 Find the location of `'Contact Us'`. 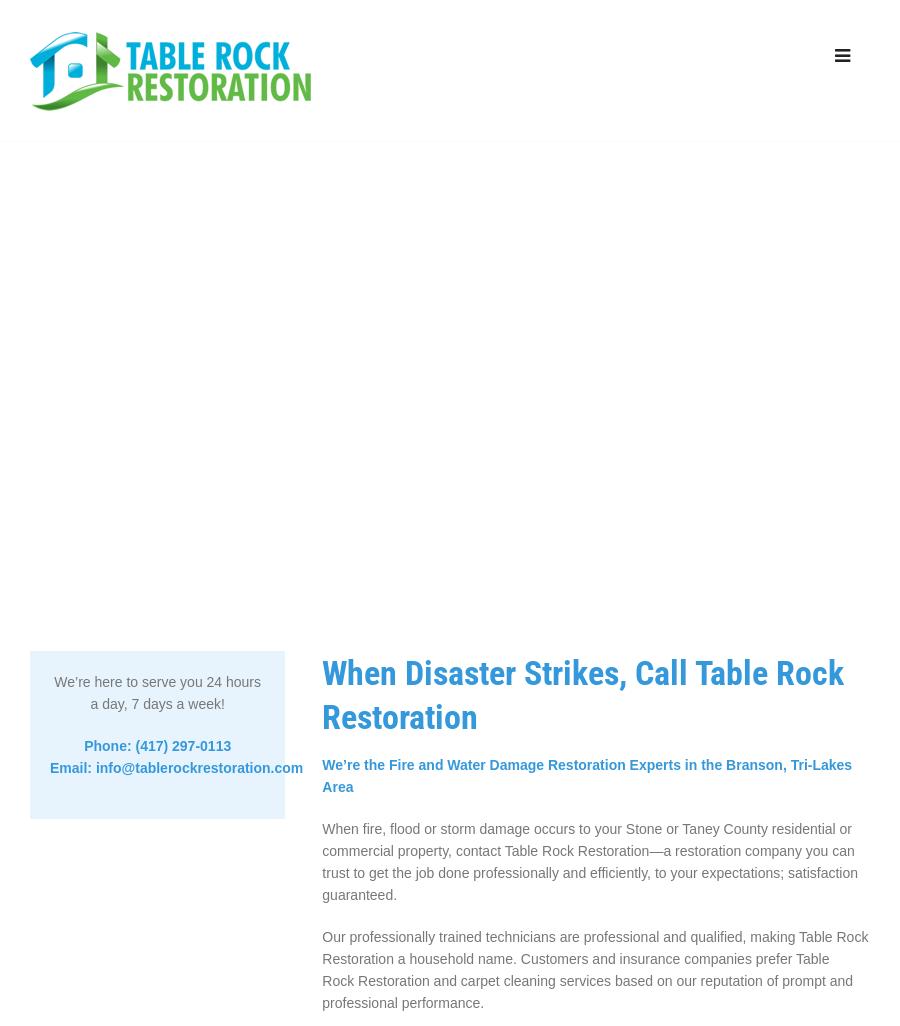

'Contact Us' is located at coordinates (732, 192).